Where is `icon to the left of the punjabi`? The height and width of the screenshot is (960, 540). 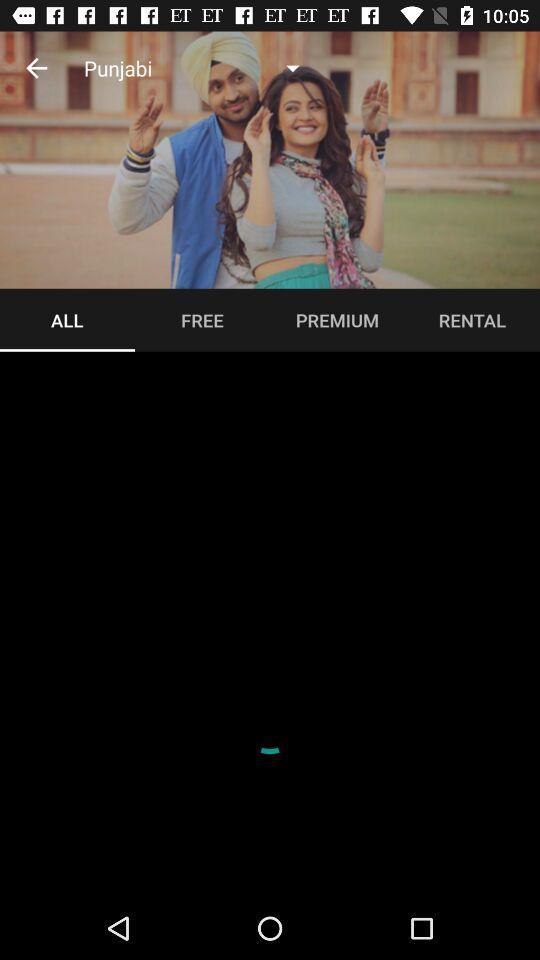 icon to the left of the punjabi is located at coordinates (36, 68).